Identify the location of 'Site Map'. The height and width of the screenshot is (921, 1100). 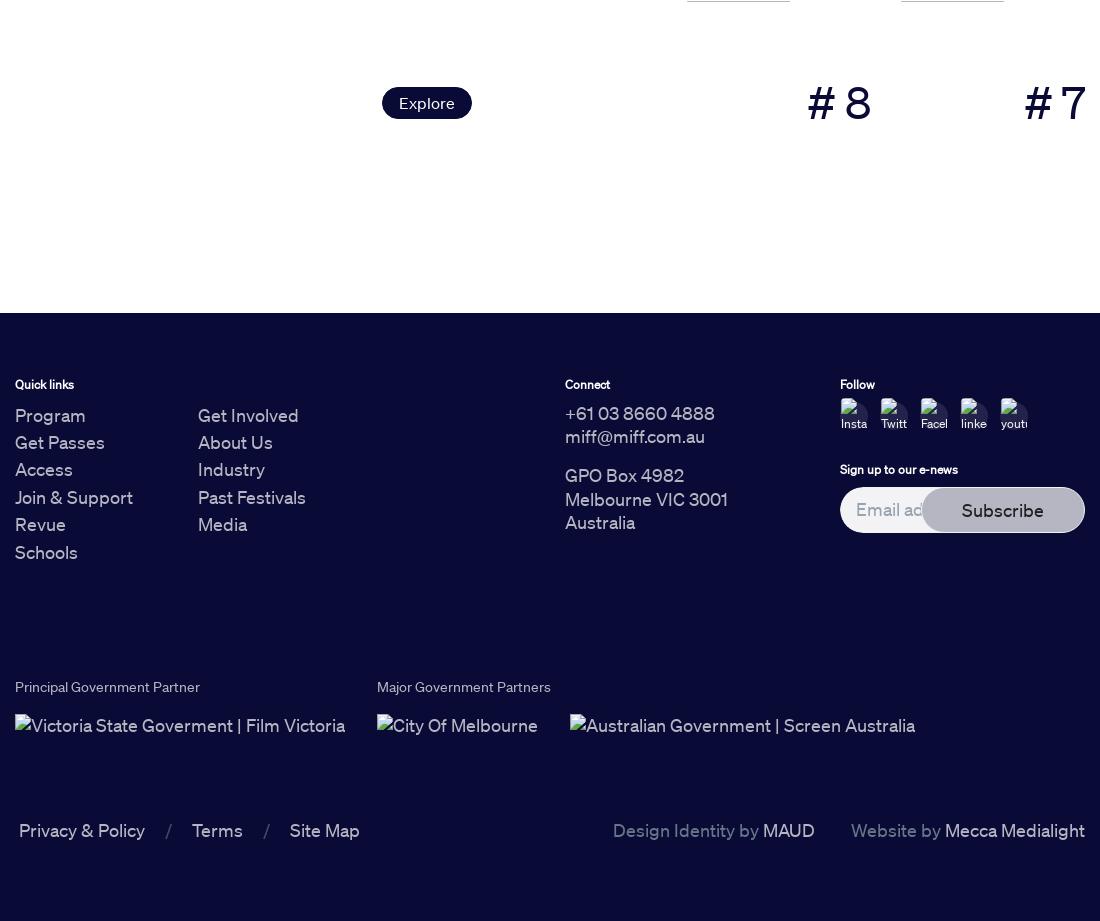
(324, 829).